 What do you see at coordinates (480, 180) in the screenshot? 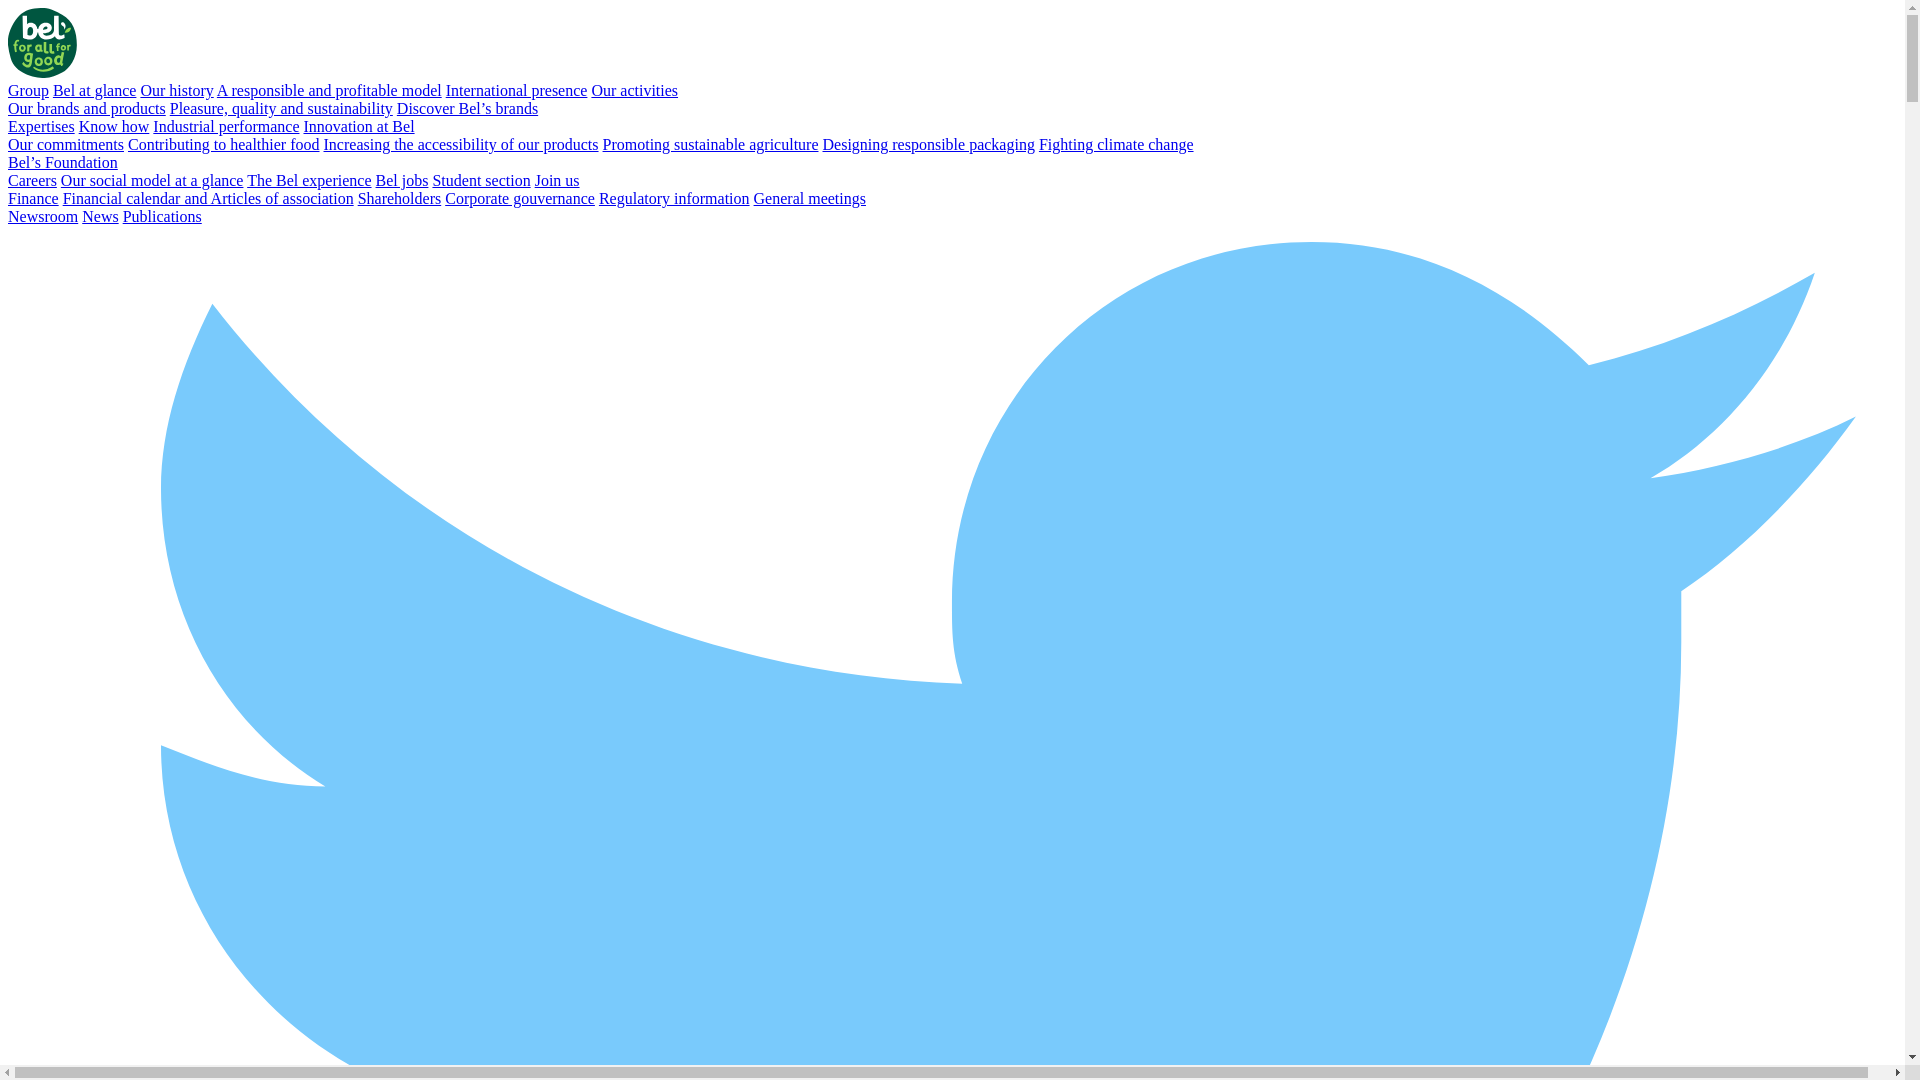
I see `'Student section'` at bounding box center [480, 180].